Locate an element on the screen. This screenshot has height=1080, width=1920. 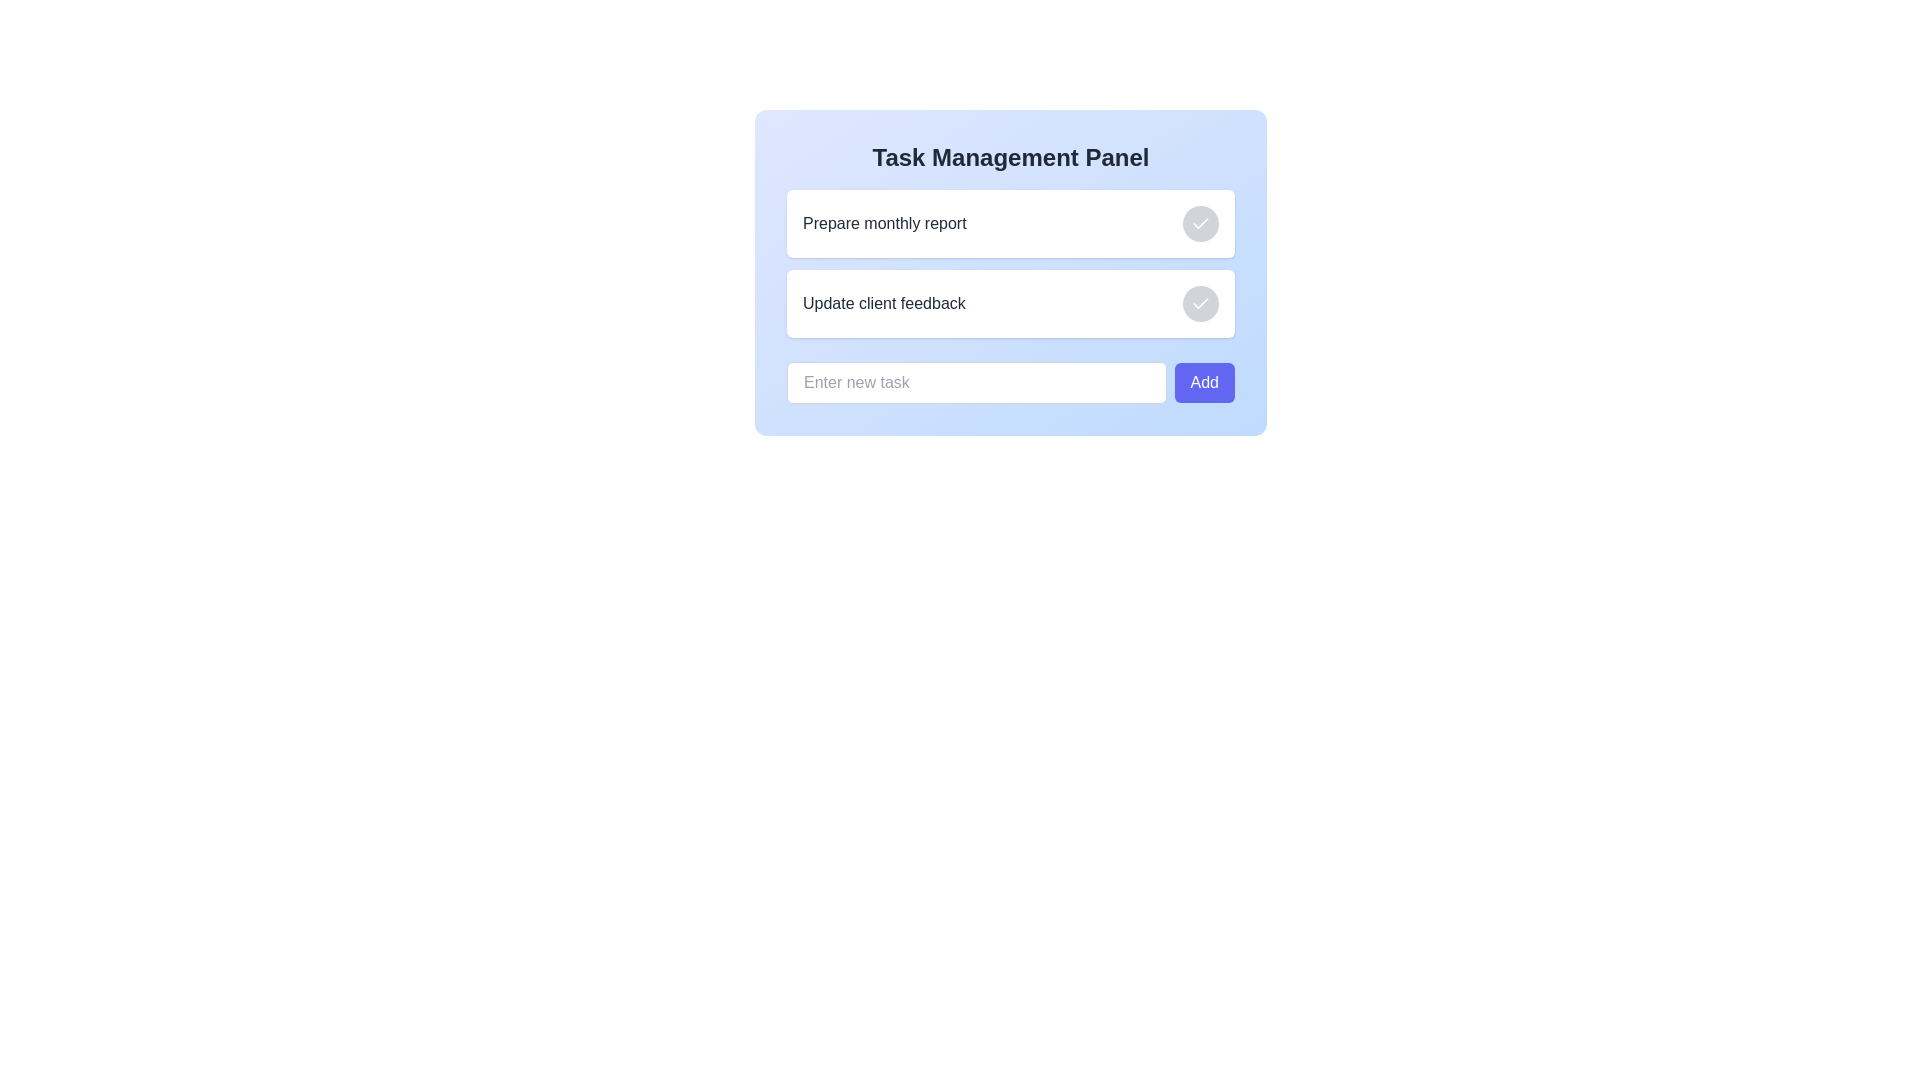
the task item labeled 'Update client feedback' is located at coordinates (1011, 304).